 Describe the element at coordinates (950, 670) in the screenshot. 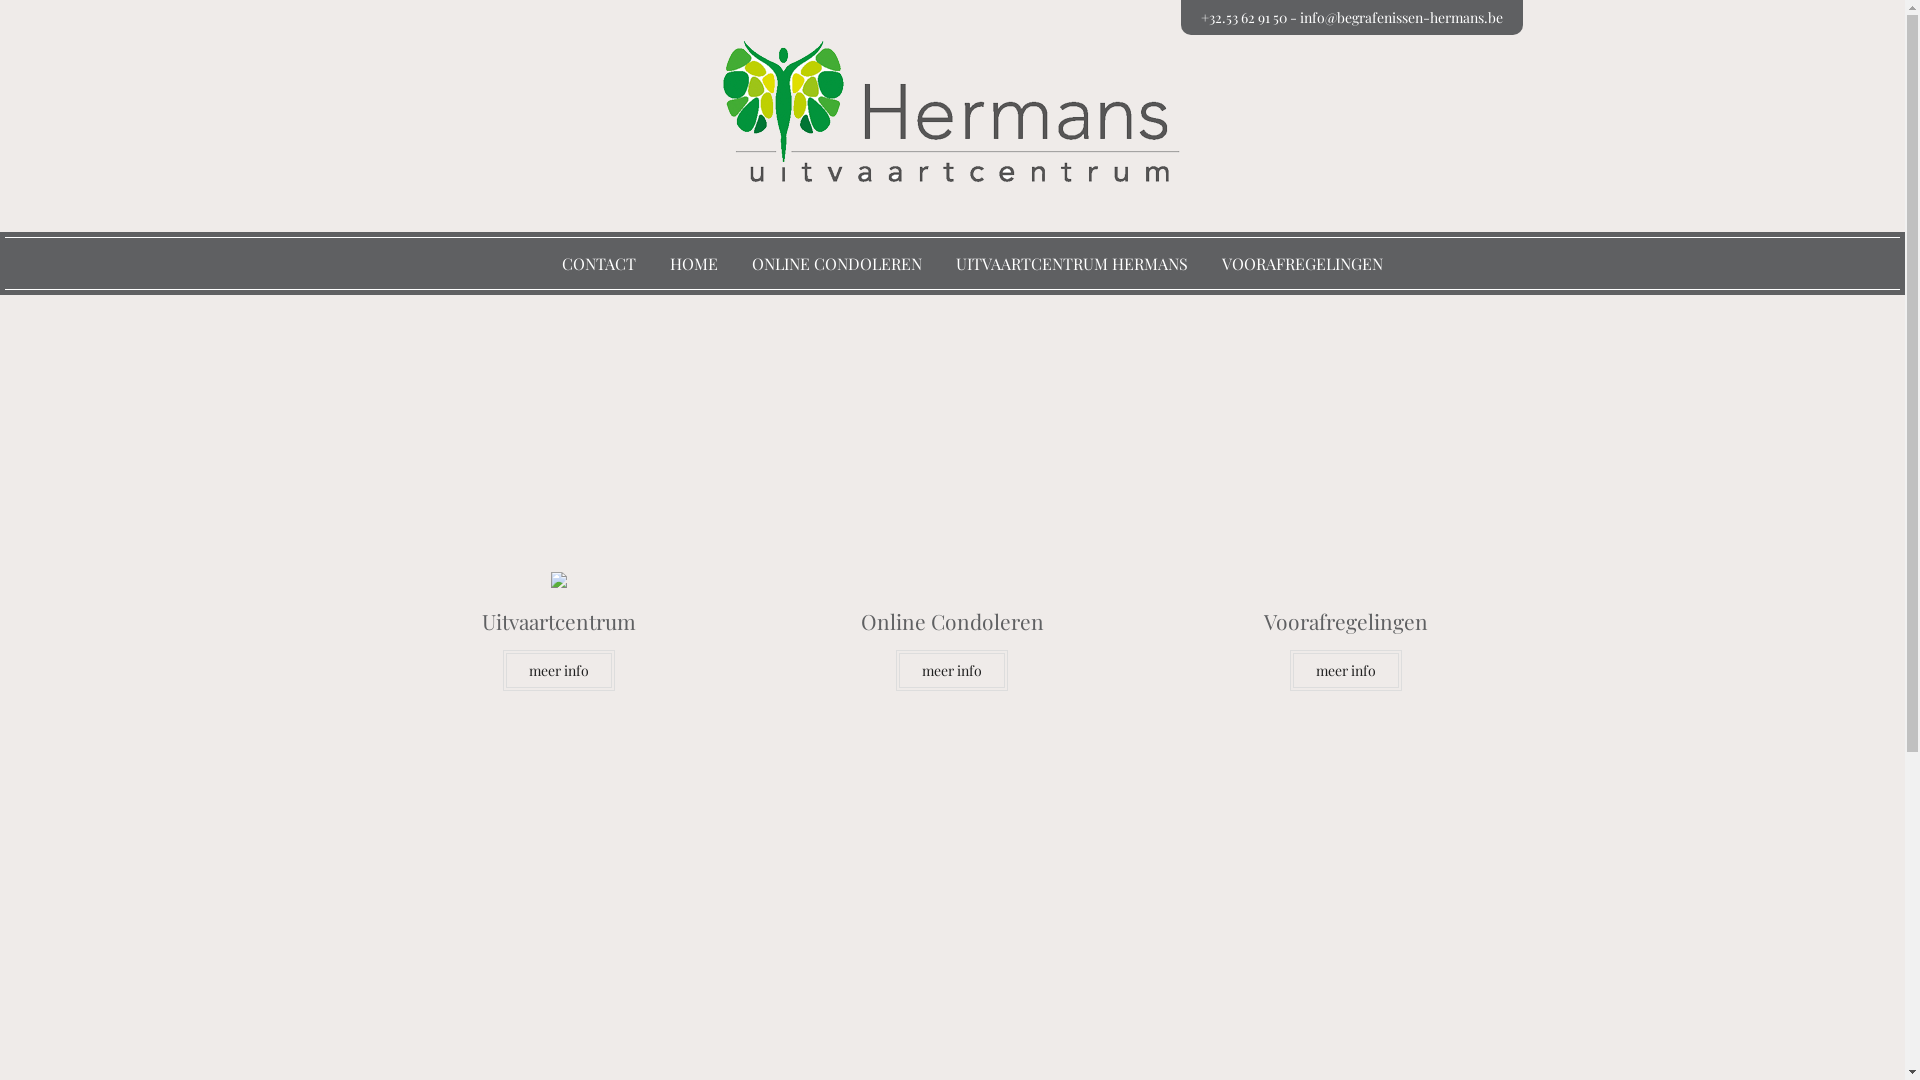

I see `'meer info'` at that location.